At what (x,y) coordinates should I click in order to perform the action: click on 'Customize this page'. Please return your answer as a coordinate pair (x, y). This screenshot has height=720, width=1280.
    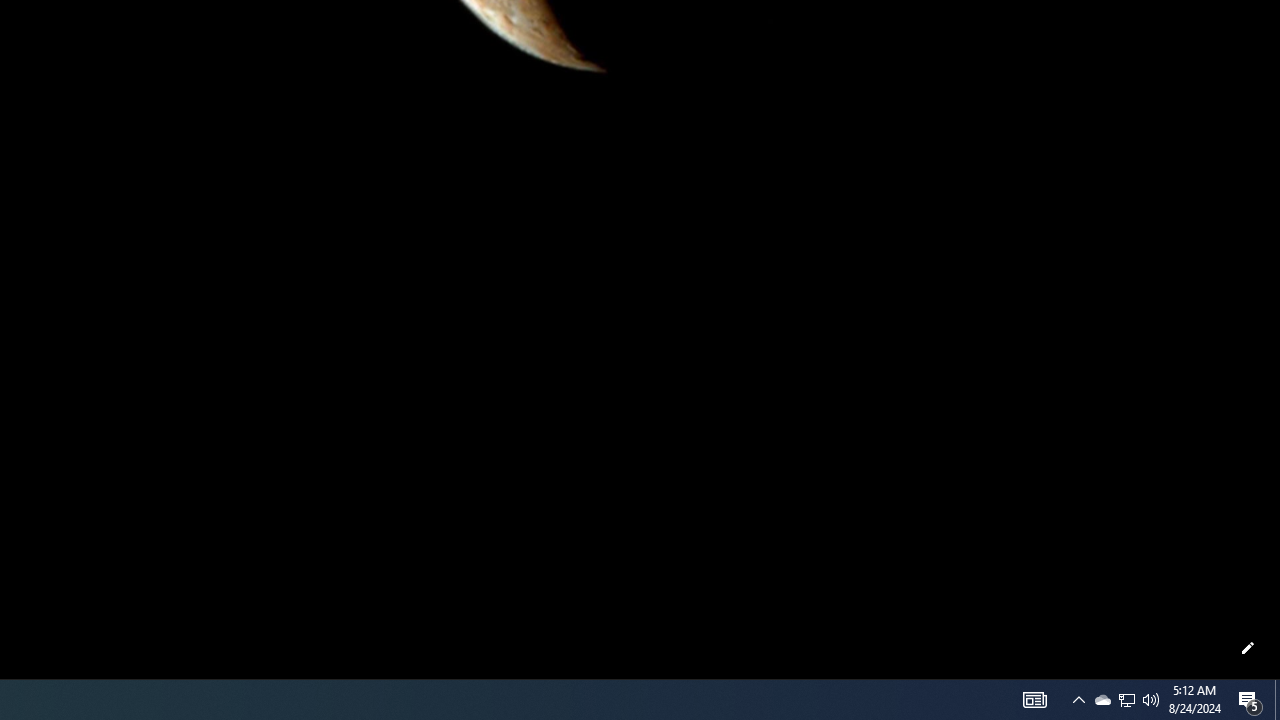
    Looking at the image, I should click on (1247, 648).